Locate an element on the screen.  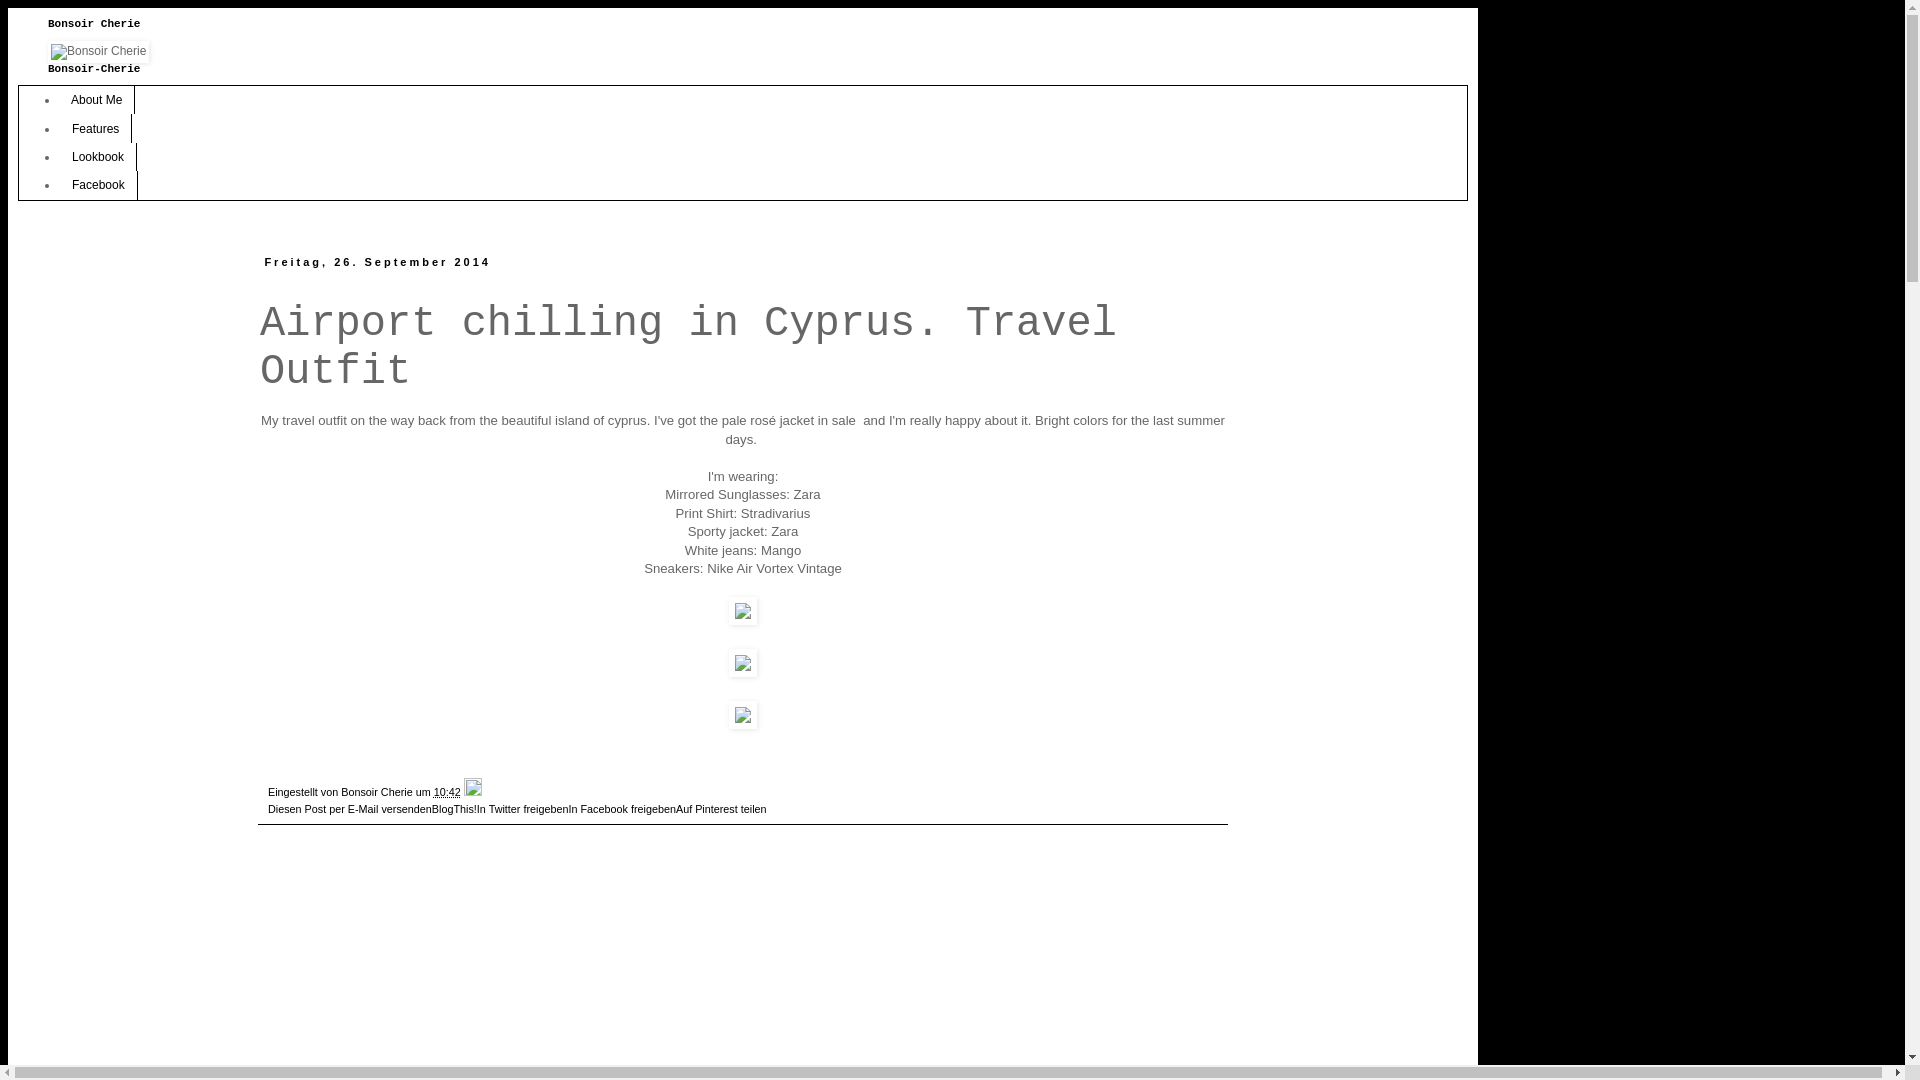
'10:42' is located at coordinates (446, 790).